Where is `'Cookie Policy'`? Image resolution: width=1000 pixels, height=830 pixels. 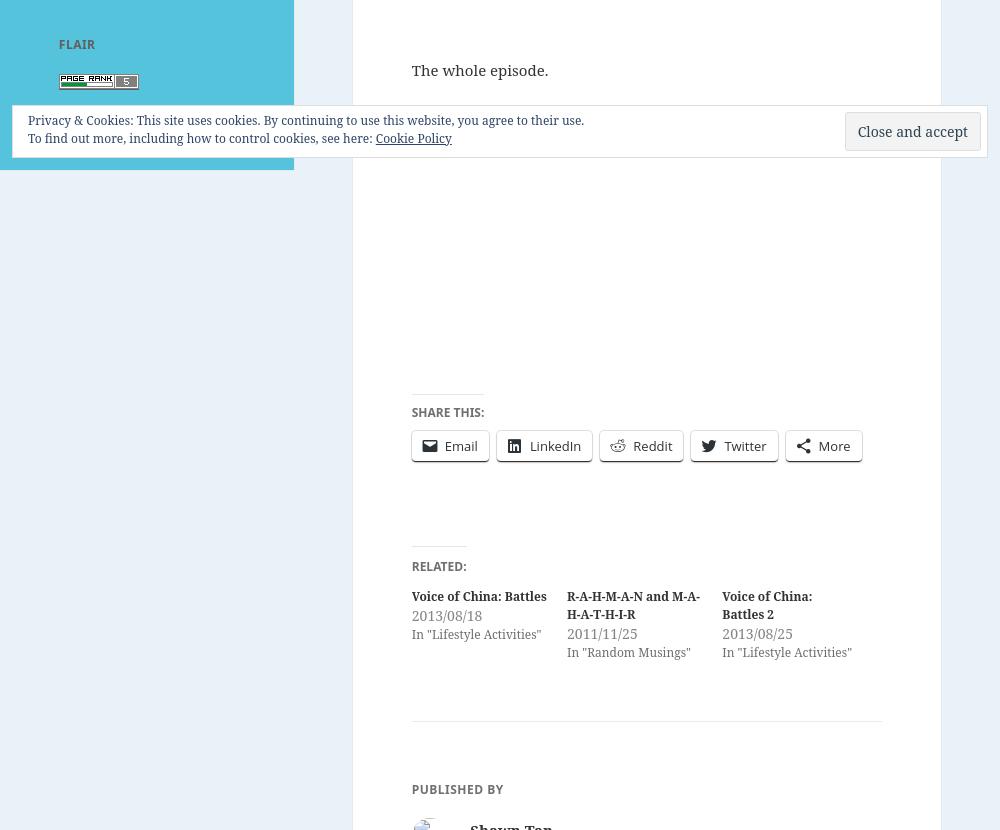
'Cookie Policy' is located at coordinates (413, 137).